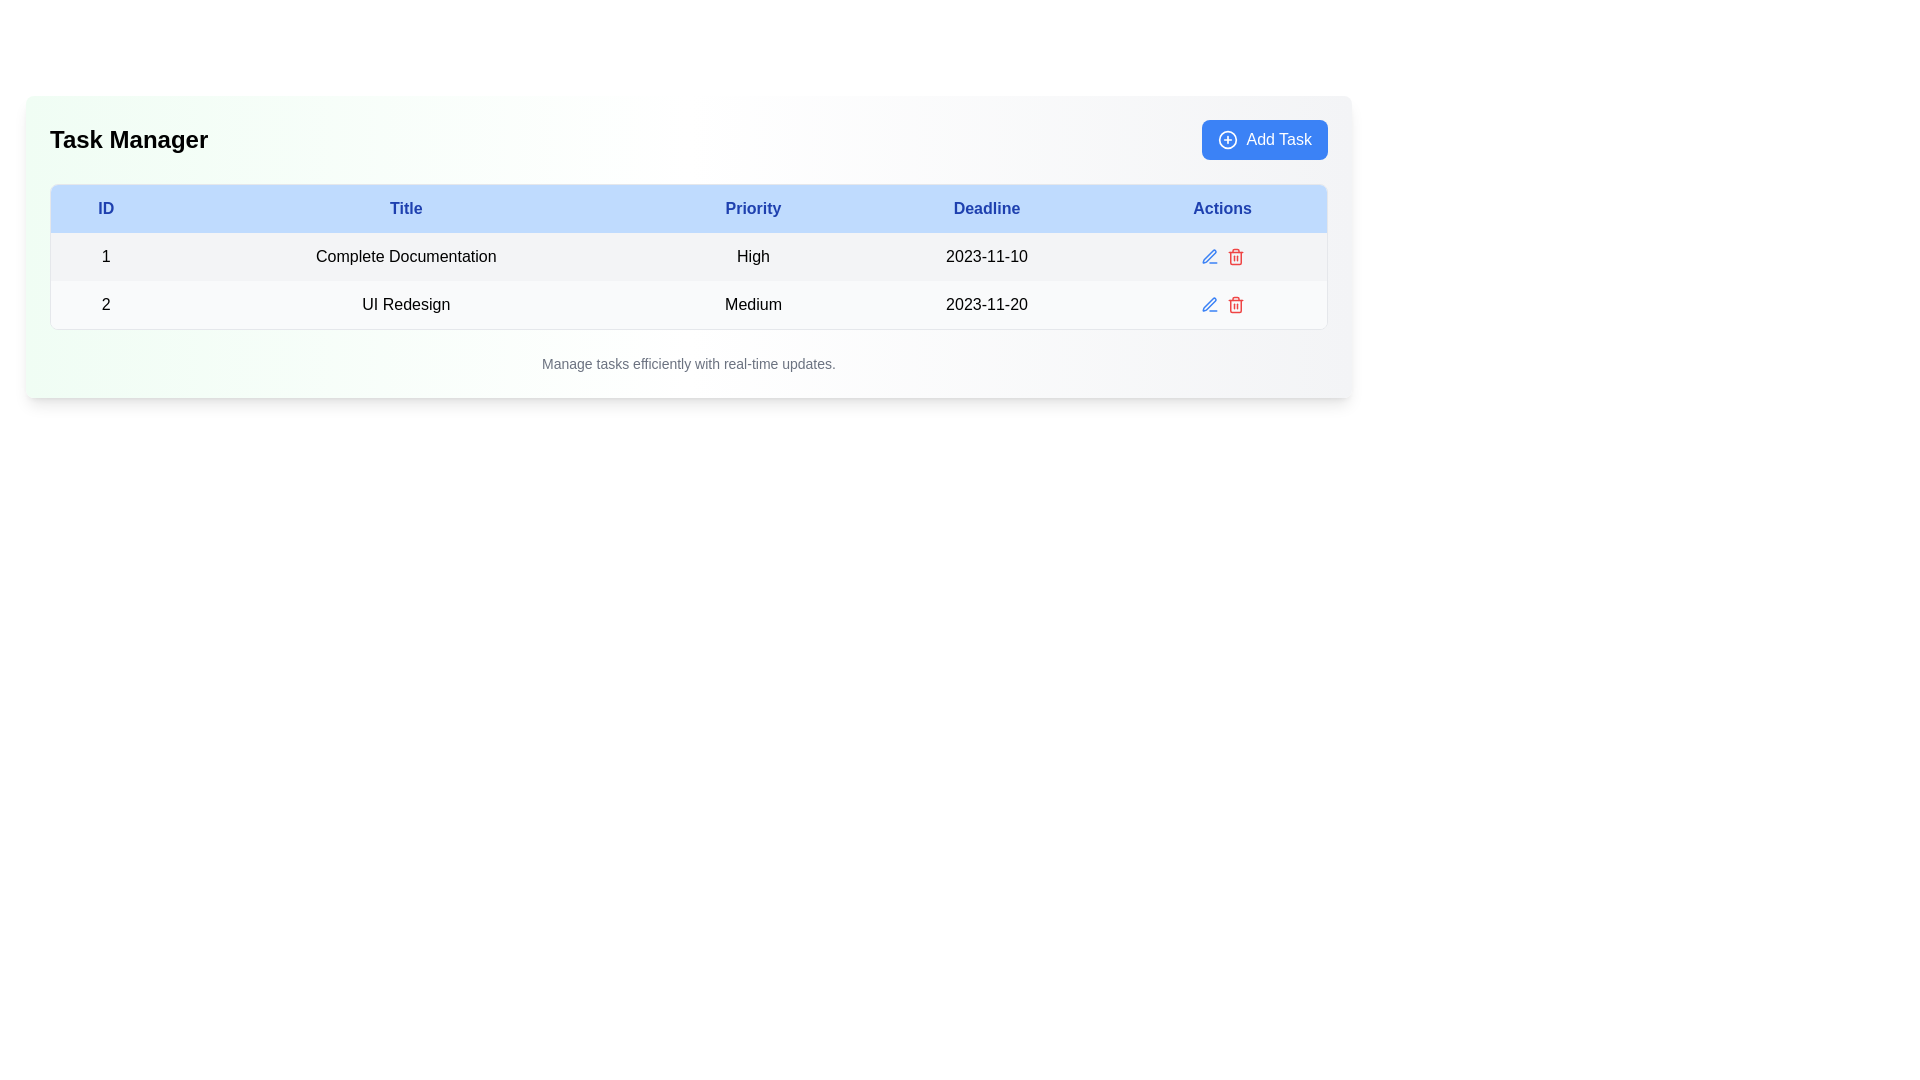 The height and width of the screenshot is (1080, 1920). What do you see at coordinates (689, 304) in the screenshot?
I see `the second table row displaying '2', 'UI Redesign', 'Medium', and '2023-11-20'` at bounding box center [689, 304].